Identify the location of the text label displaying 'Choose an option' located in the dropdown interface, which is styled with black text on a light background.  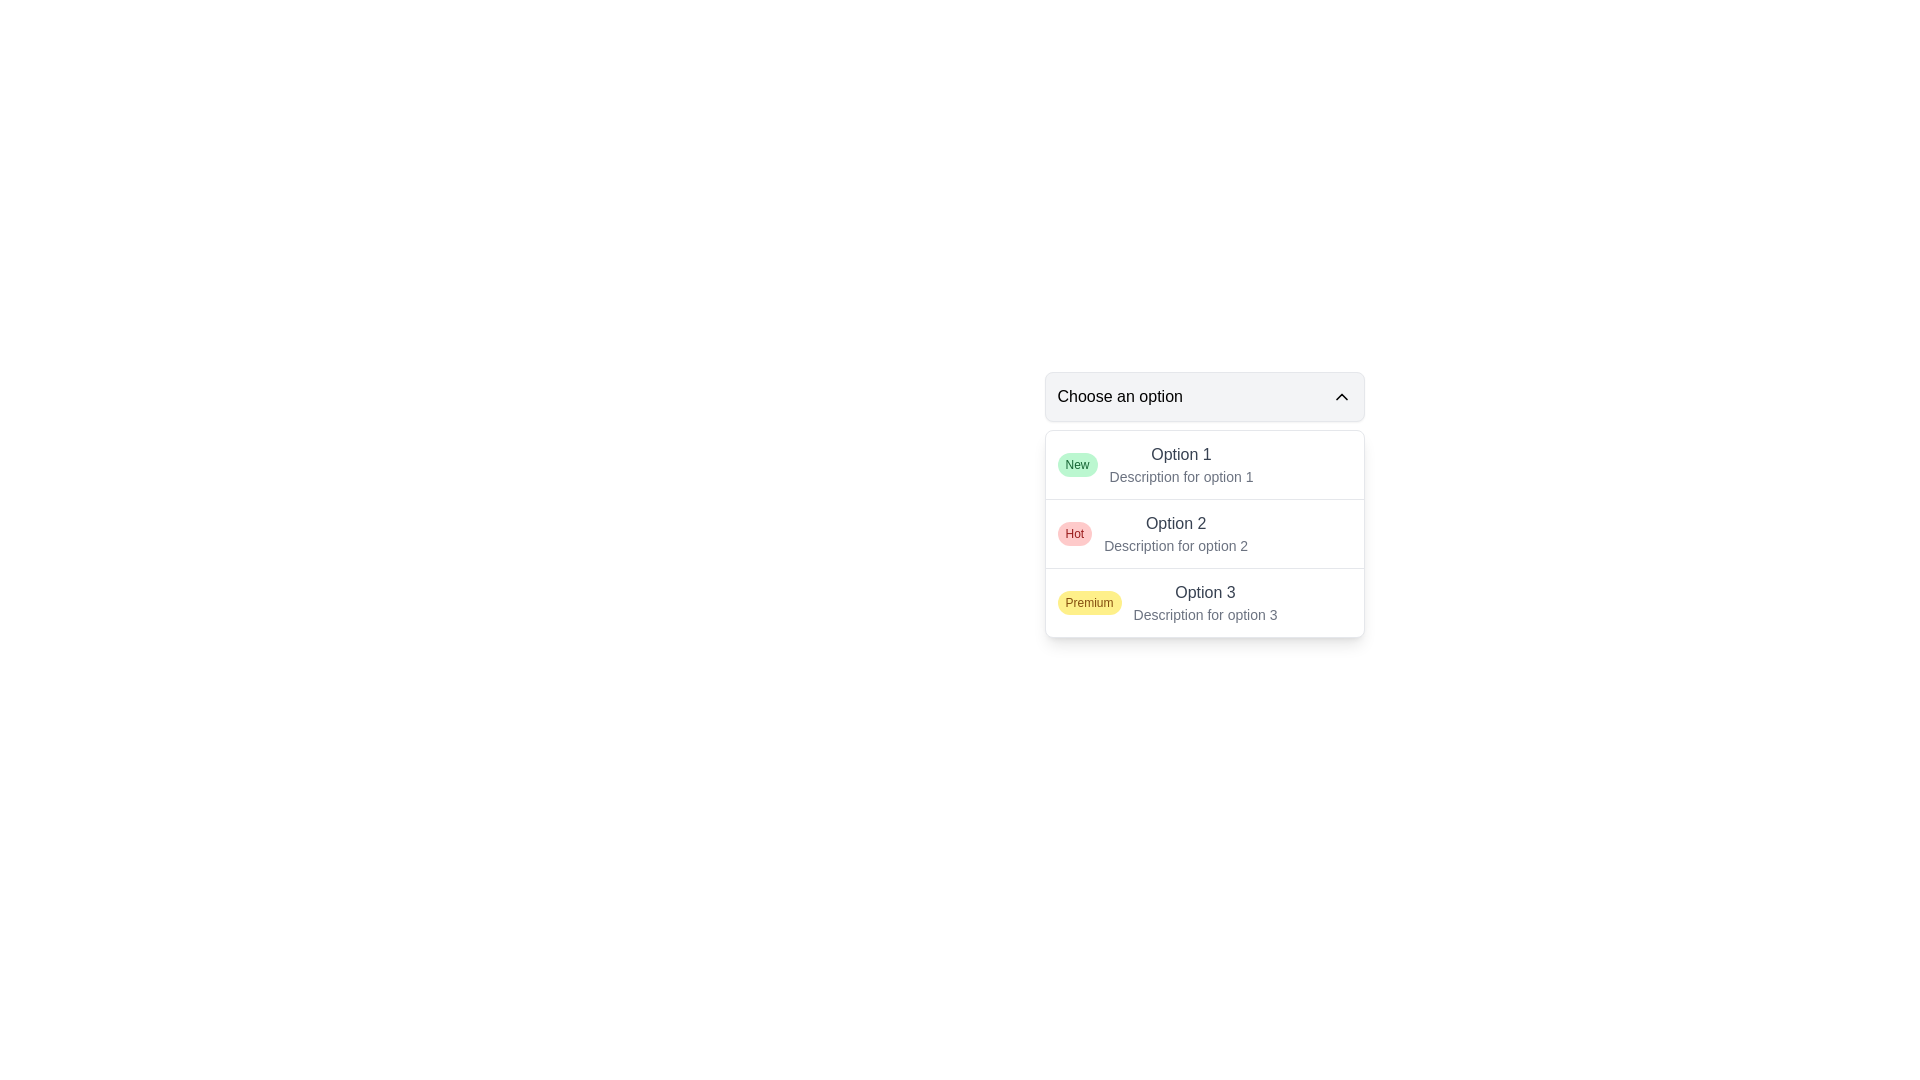
(1120, 397).